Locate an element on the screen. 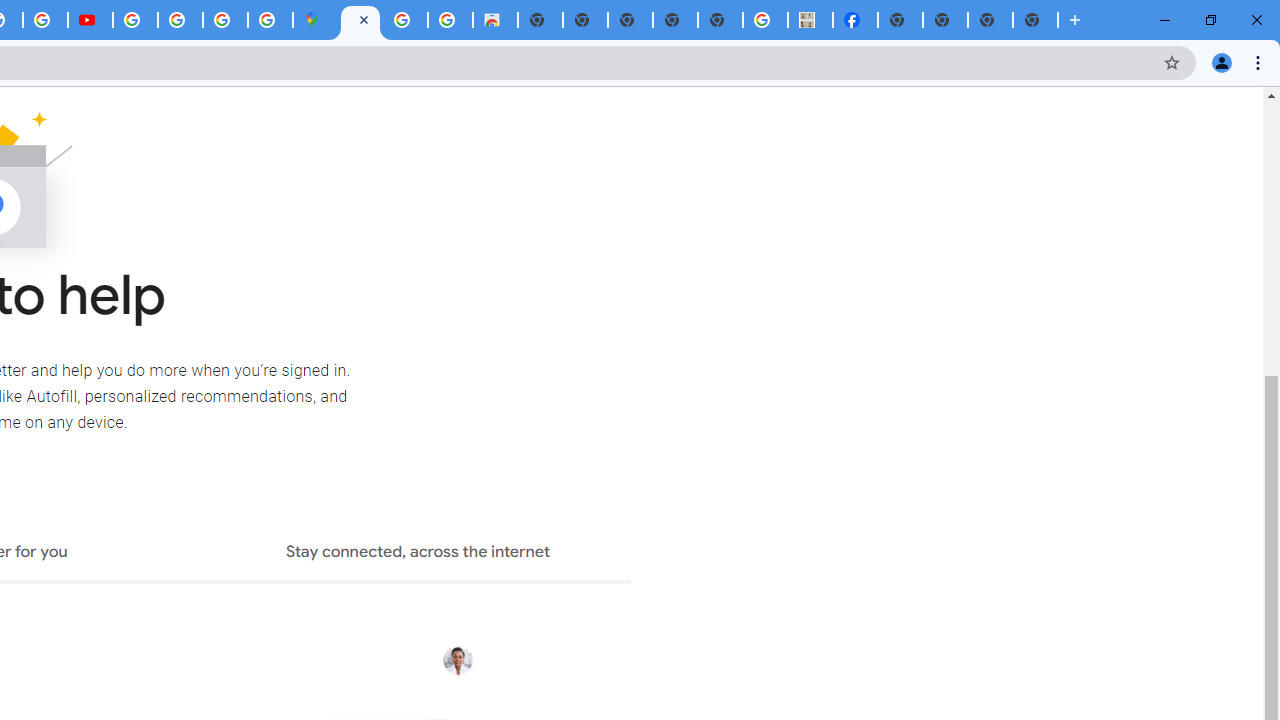 Image resolution: width=1280 pixels, height=720 pixels. 'Chrome Web Store - Shopping' is located at coordinates (495, 20).